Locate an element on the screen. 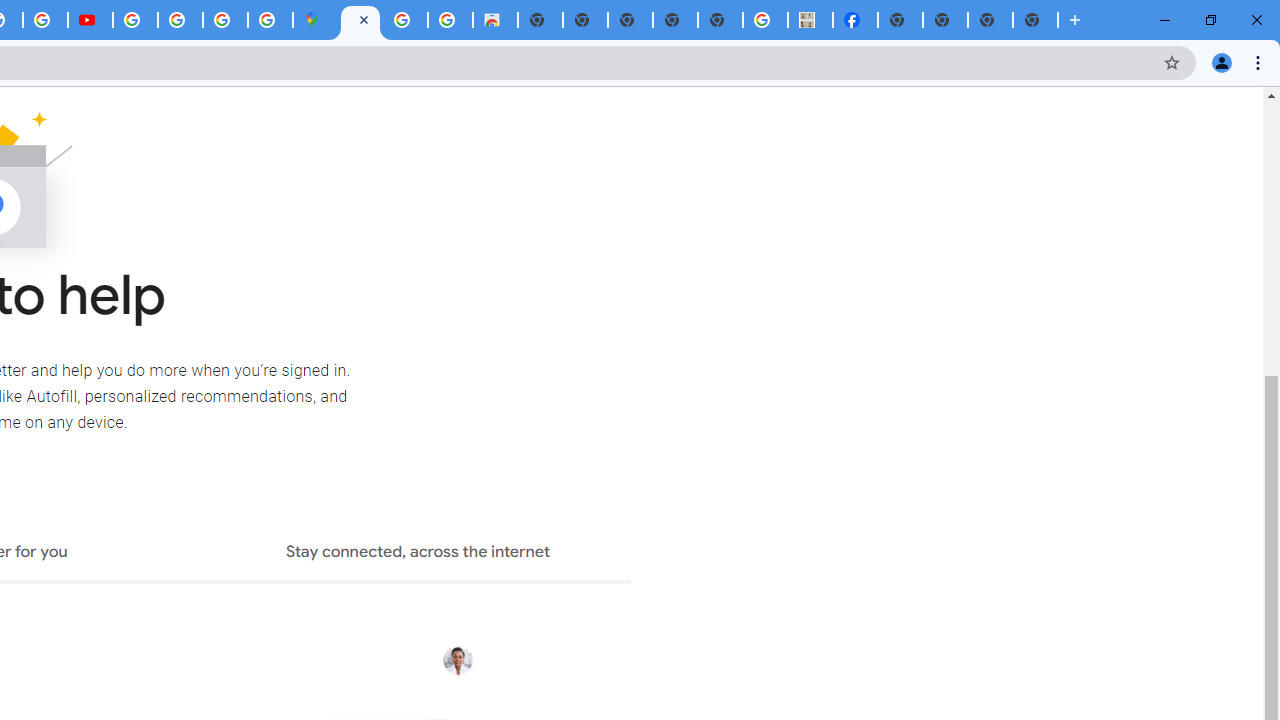 Image resolution: width=1280 pixels, height=720 pixels. 'Chrome Web Store - Shopping' is located at coordinates (495, 20).